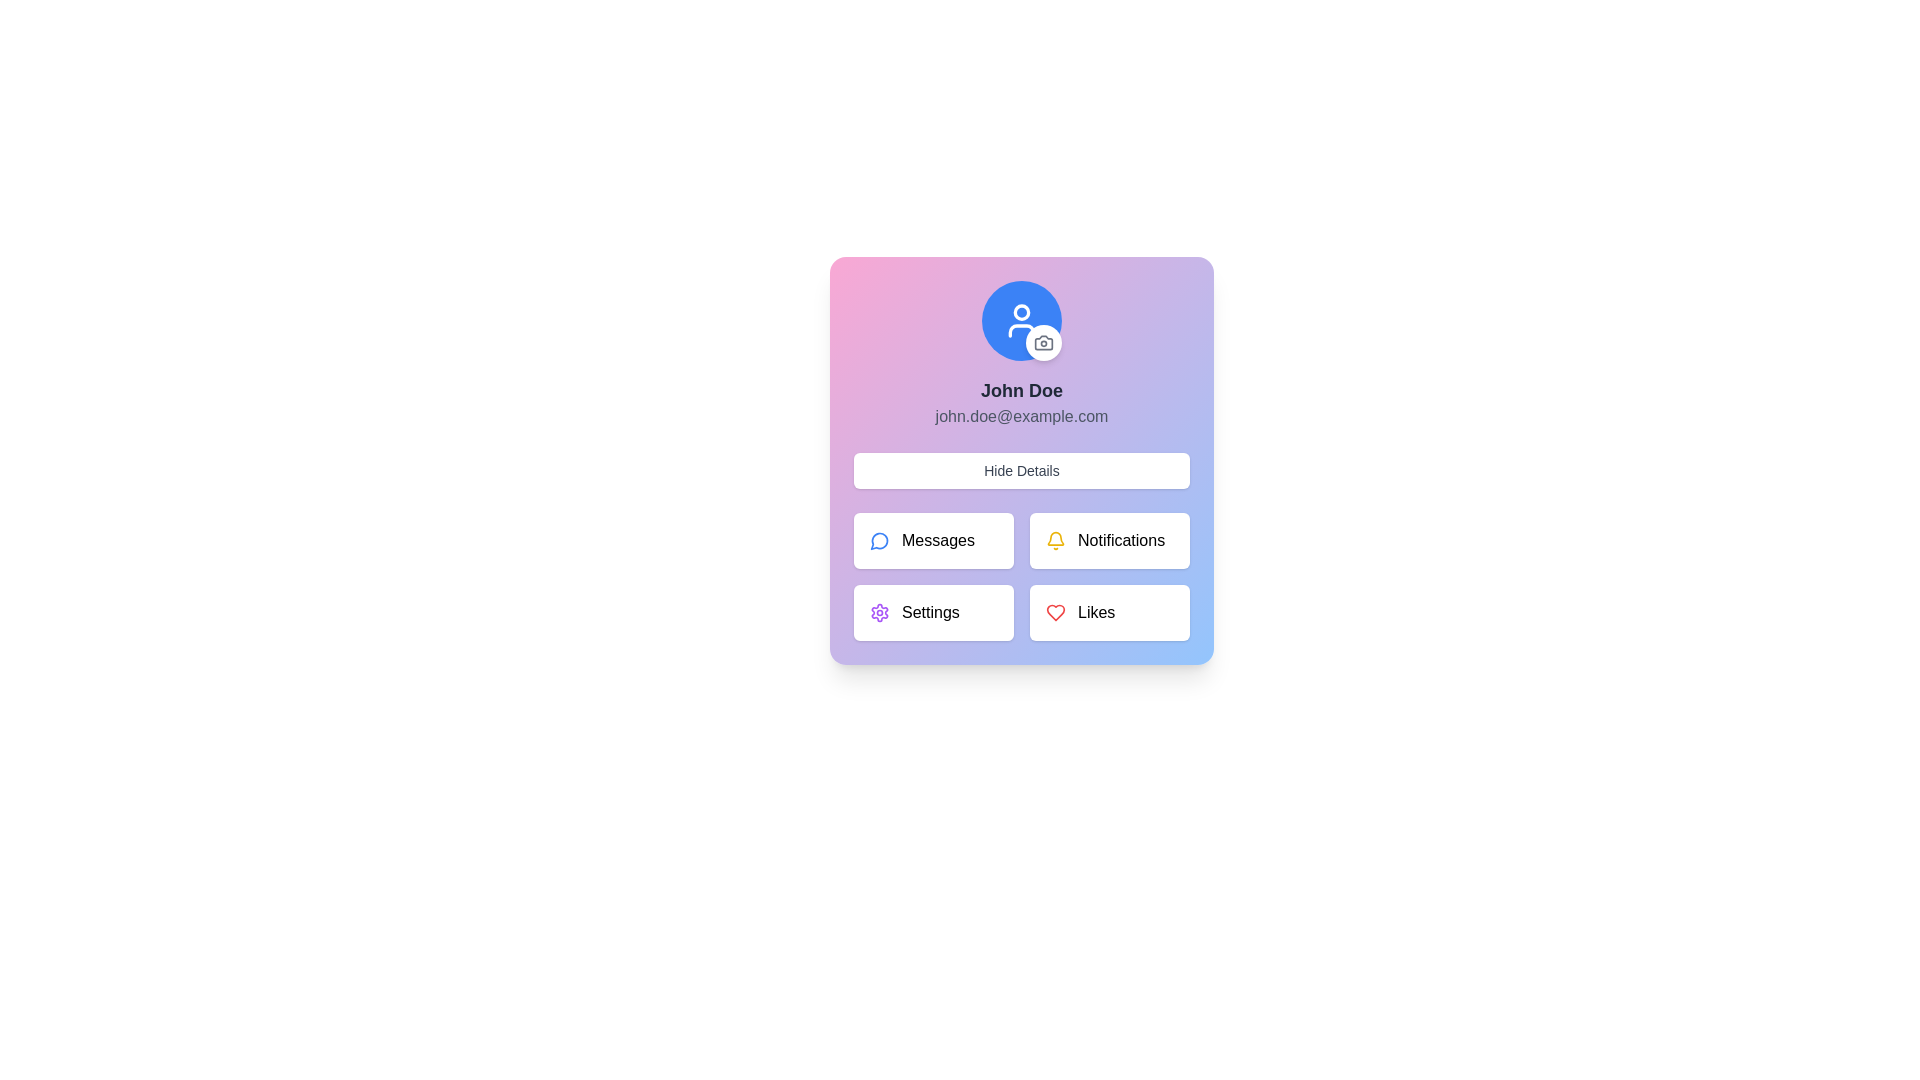 This screenshot has height=1080, width=1920. What do you see at coordinates (879, 612) in the screenshot?
I see `the settings icon button located in the bottom-left corner of the user profile modal` at bounding box center [879, 612].